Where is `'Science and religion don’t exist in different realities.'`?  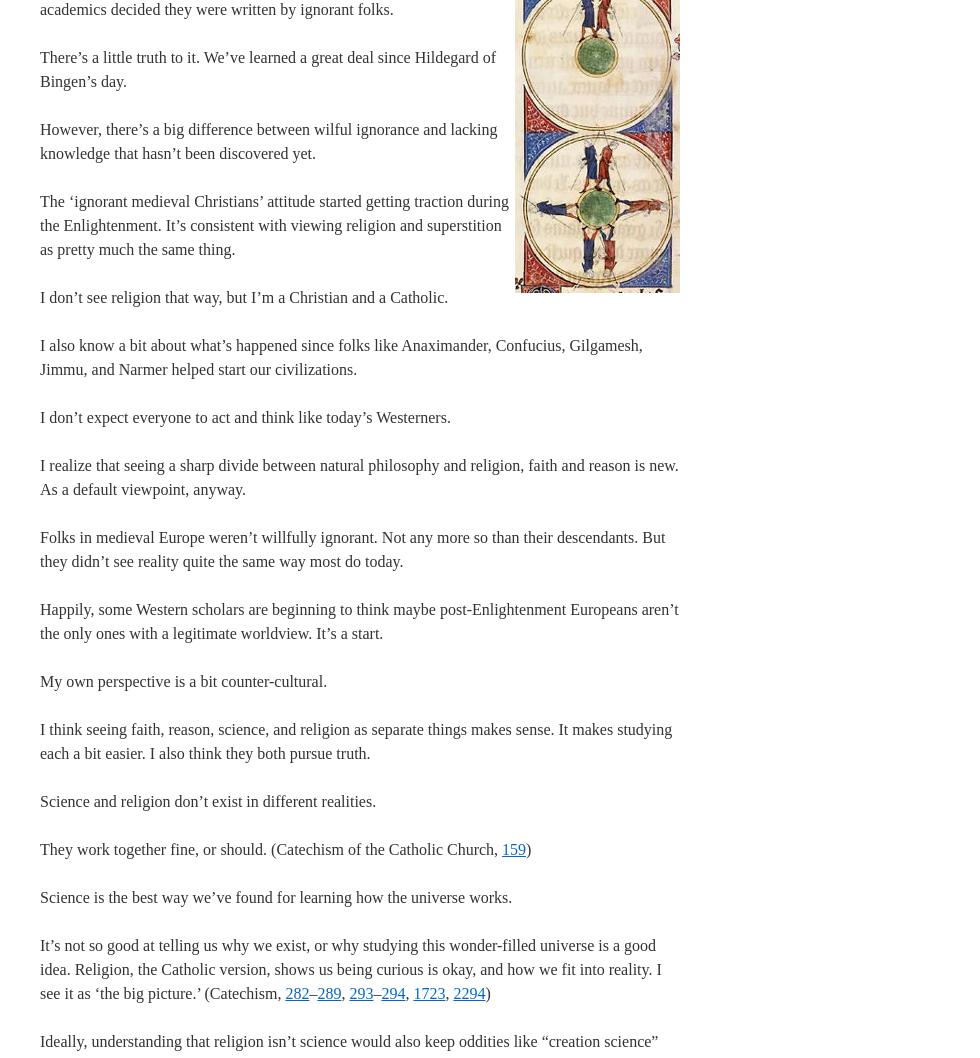
'Science and religion don’t exist in different realities.' is located at coordinates (207, 800).